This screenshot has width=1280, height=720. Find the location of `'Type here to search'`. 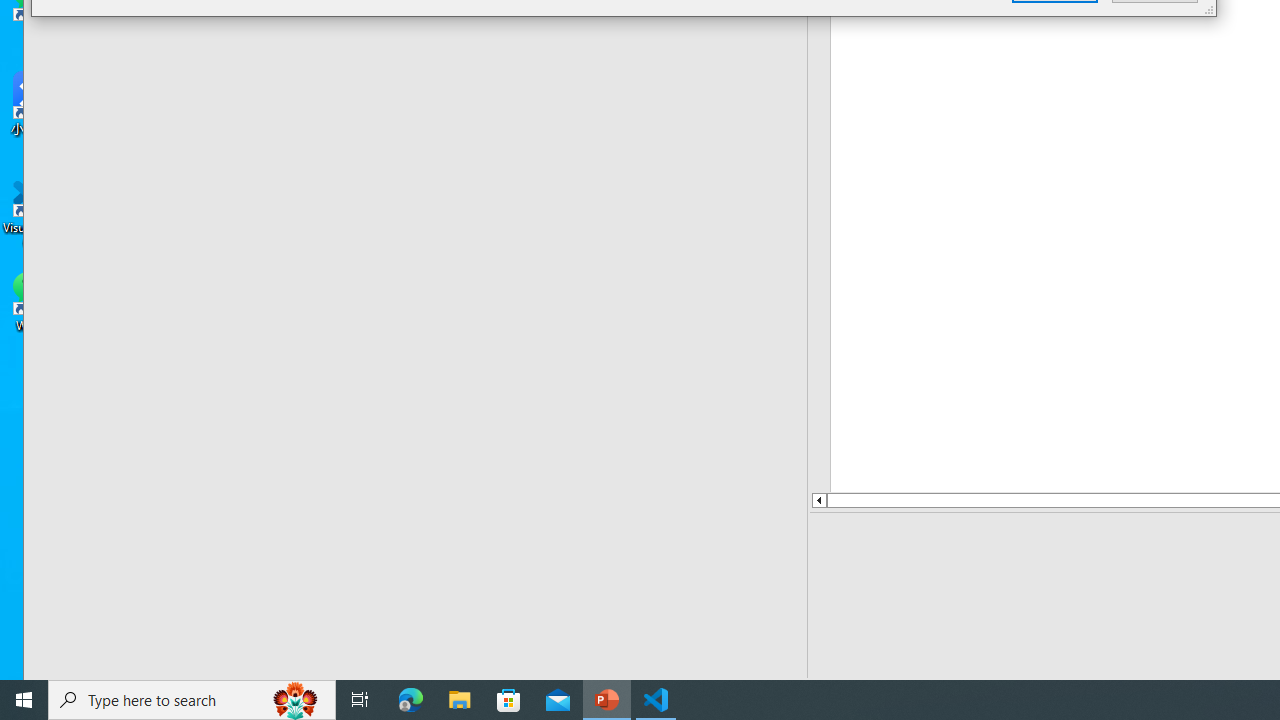

'Type here to search' is located at coordinates (192, 698).